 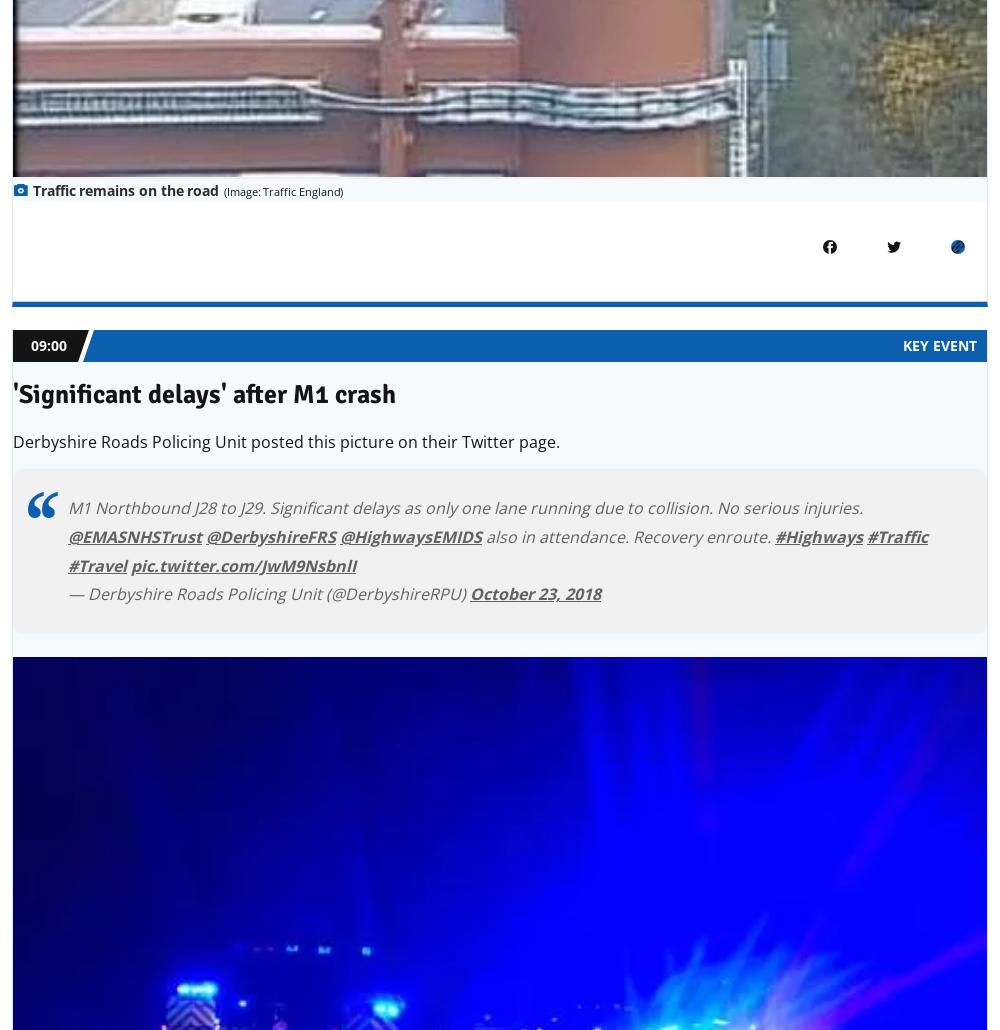 What do you see at coordinates (903, 345) in the screenshot?
I see `'KEY EVENT'` at bounding box center [903, 345].